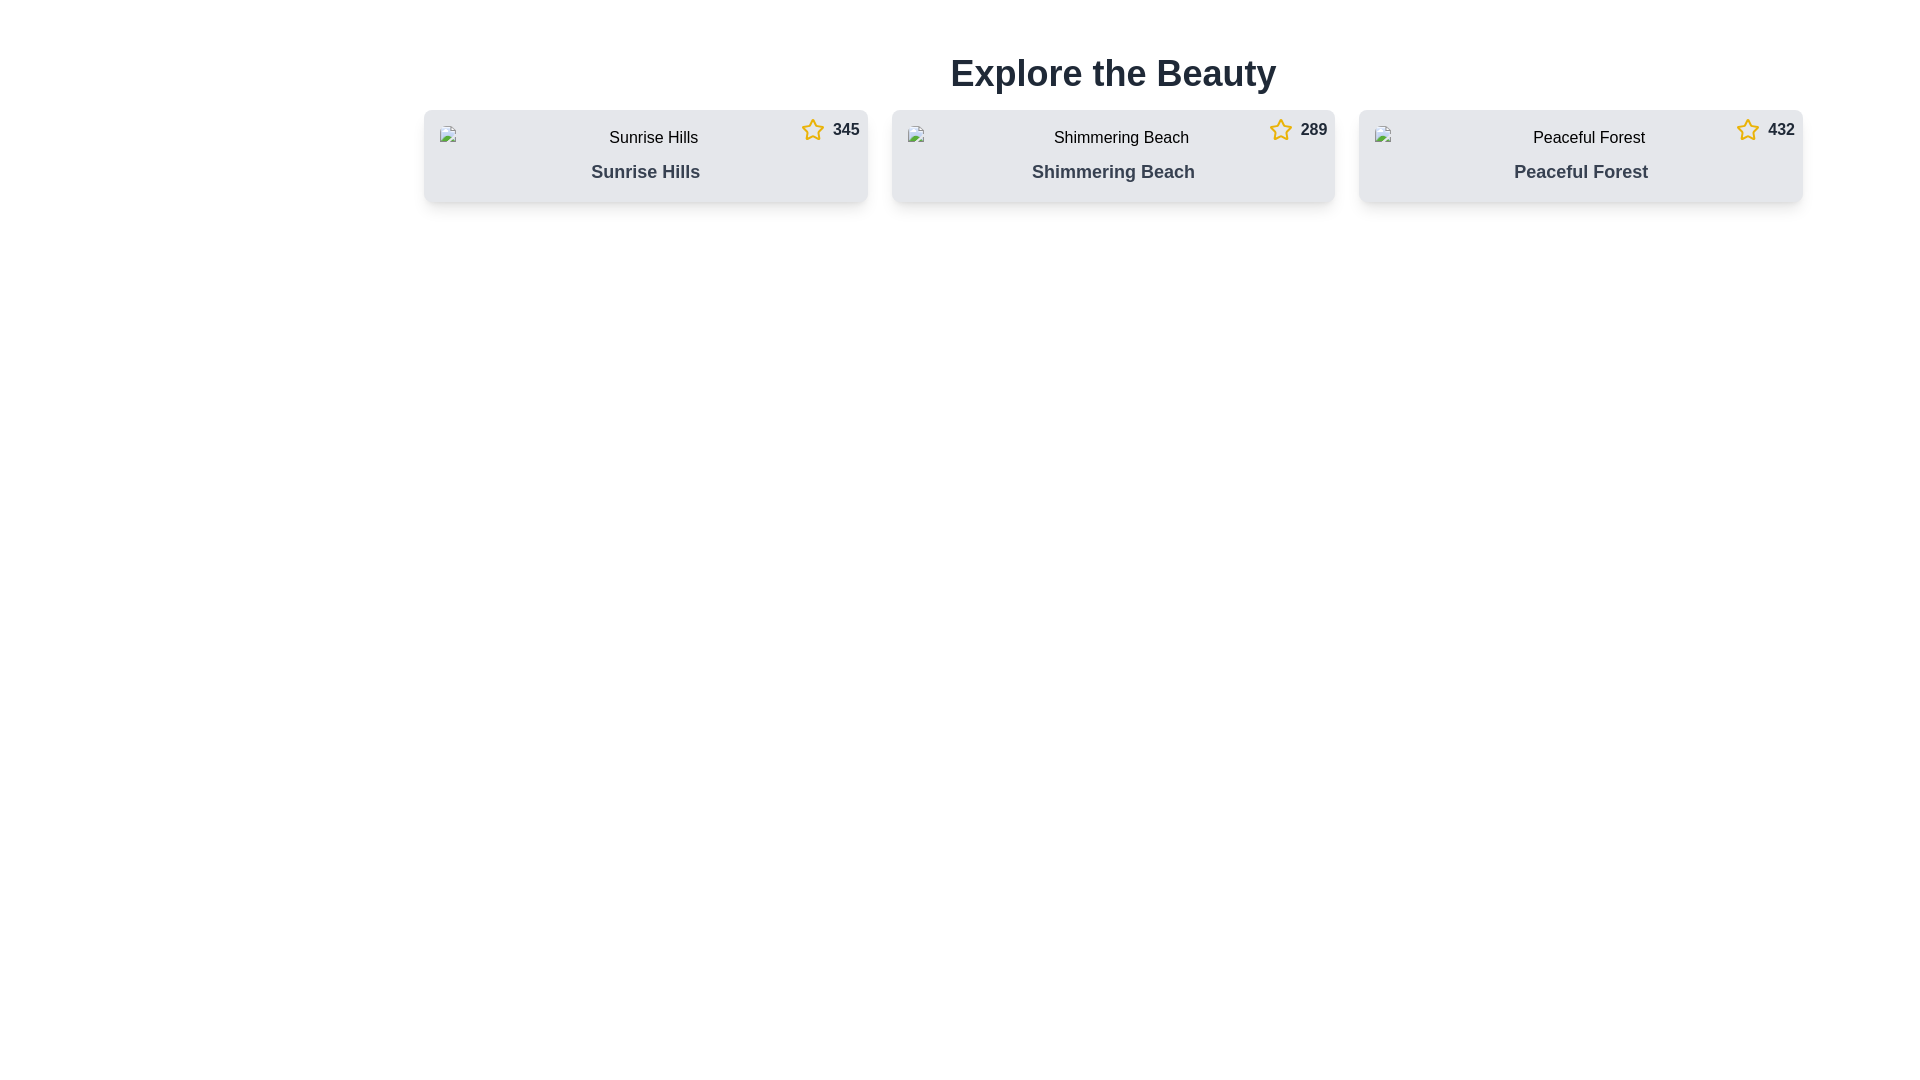 This screenshot has width=1920, height=1080. I want to click on the information displayed on the Informational Card titled 'Peaceful Forest' which features a light gray background, rounded corners, and a shadow effect, located in the third position of the first row, so click(1580, 154).